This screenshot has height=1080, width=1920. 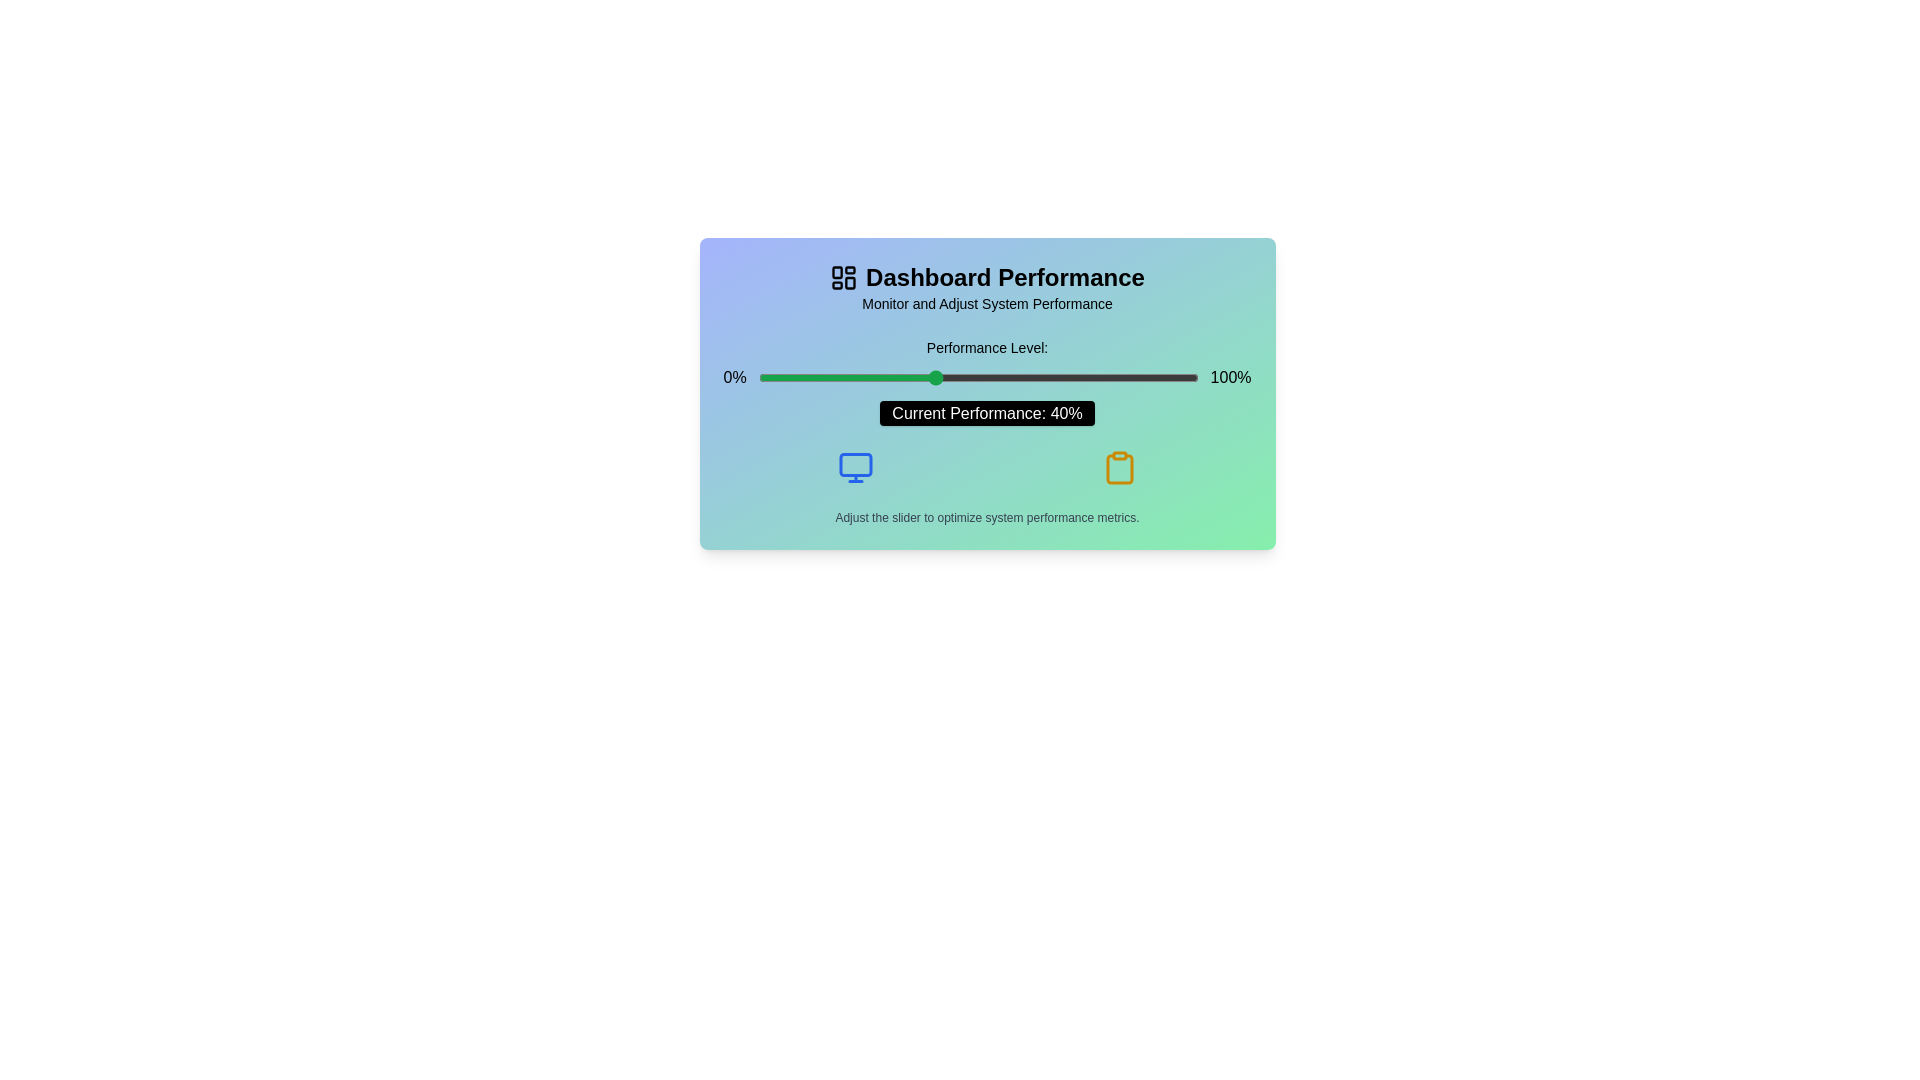 What do you see at coordinates (1092, 378) in the screenshot?
I see `the slider to set the performance level to 76%` at bounding box center [1092, 378].